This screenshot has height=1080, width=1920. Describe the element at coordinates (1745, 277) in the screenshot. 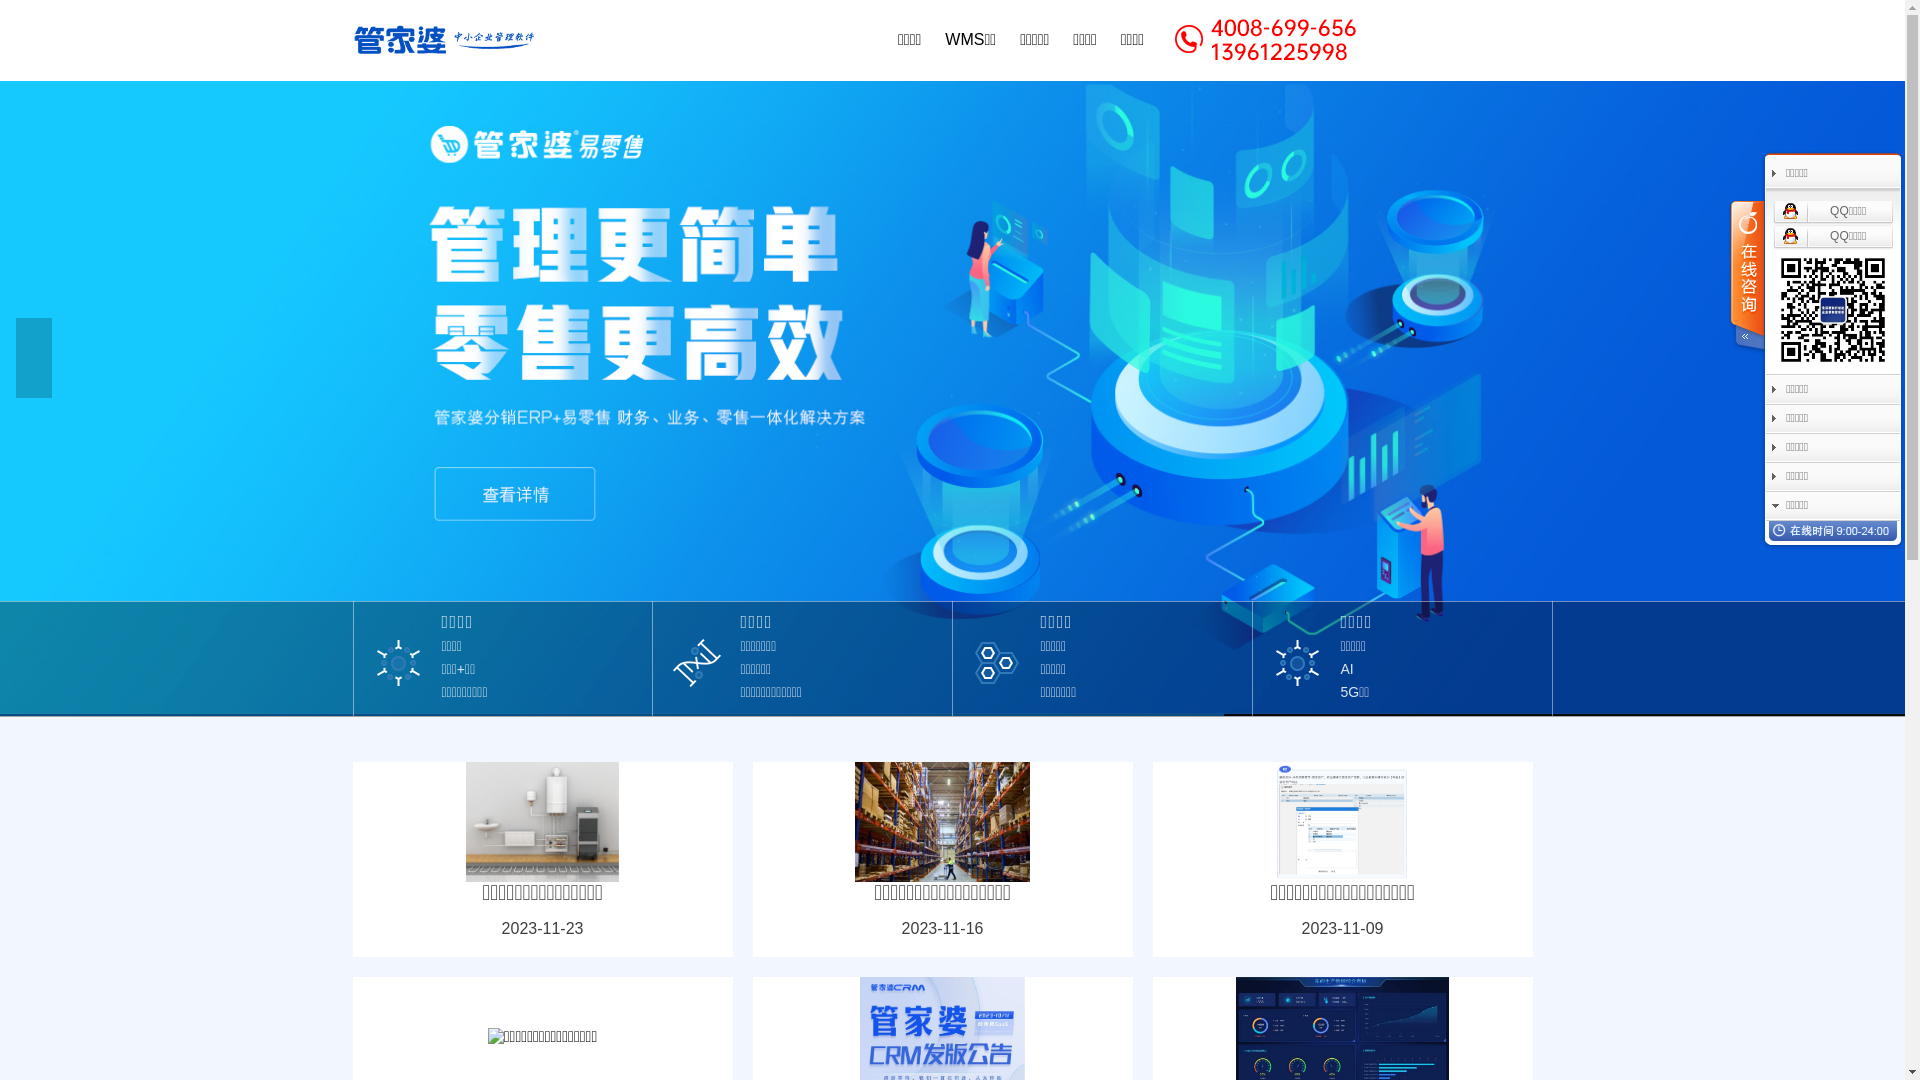

I see `' '` at that location.